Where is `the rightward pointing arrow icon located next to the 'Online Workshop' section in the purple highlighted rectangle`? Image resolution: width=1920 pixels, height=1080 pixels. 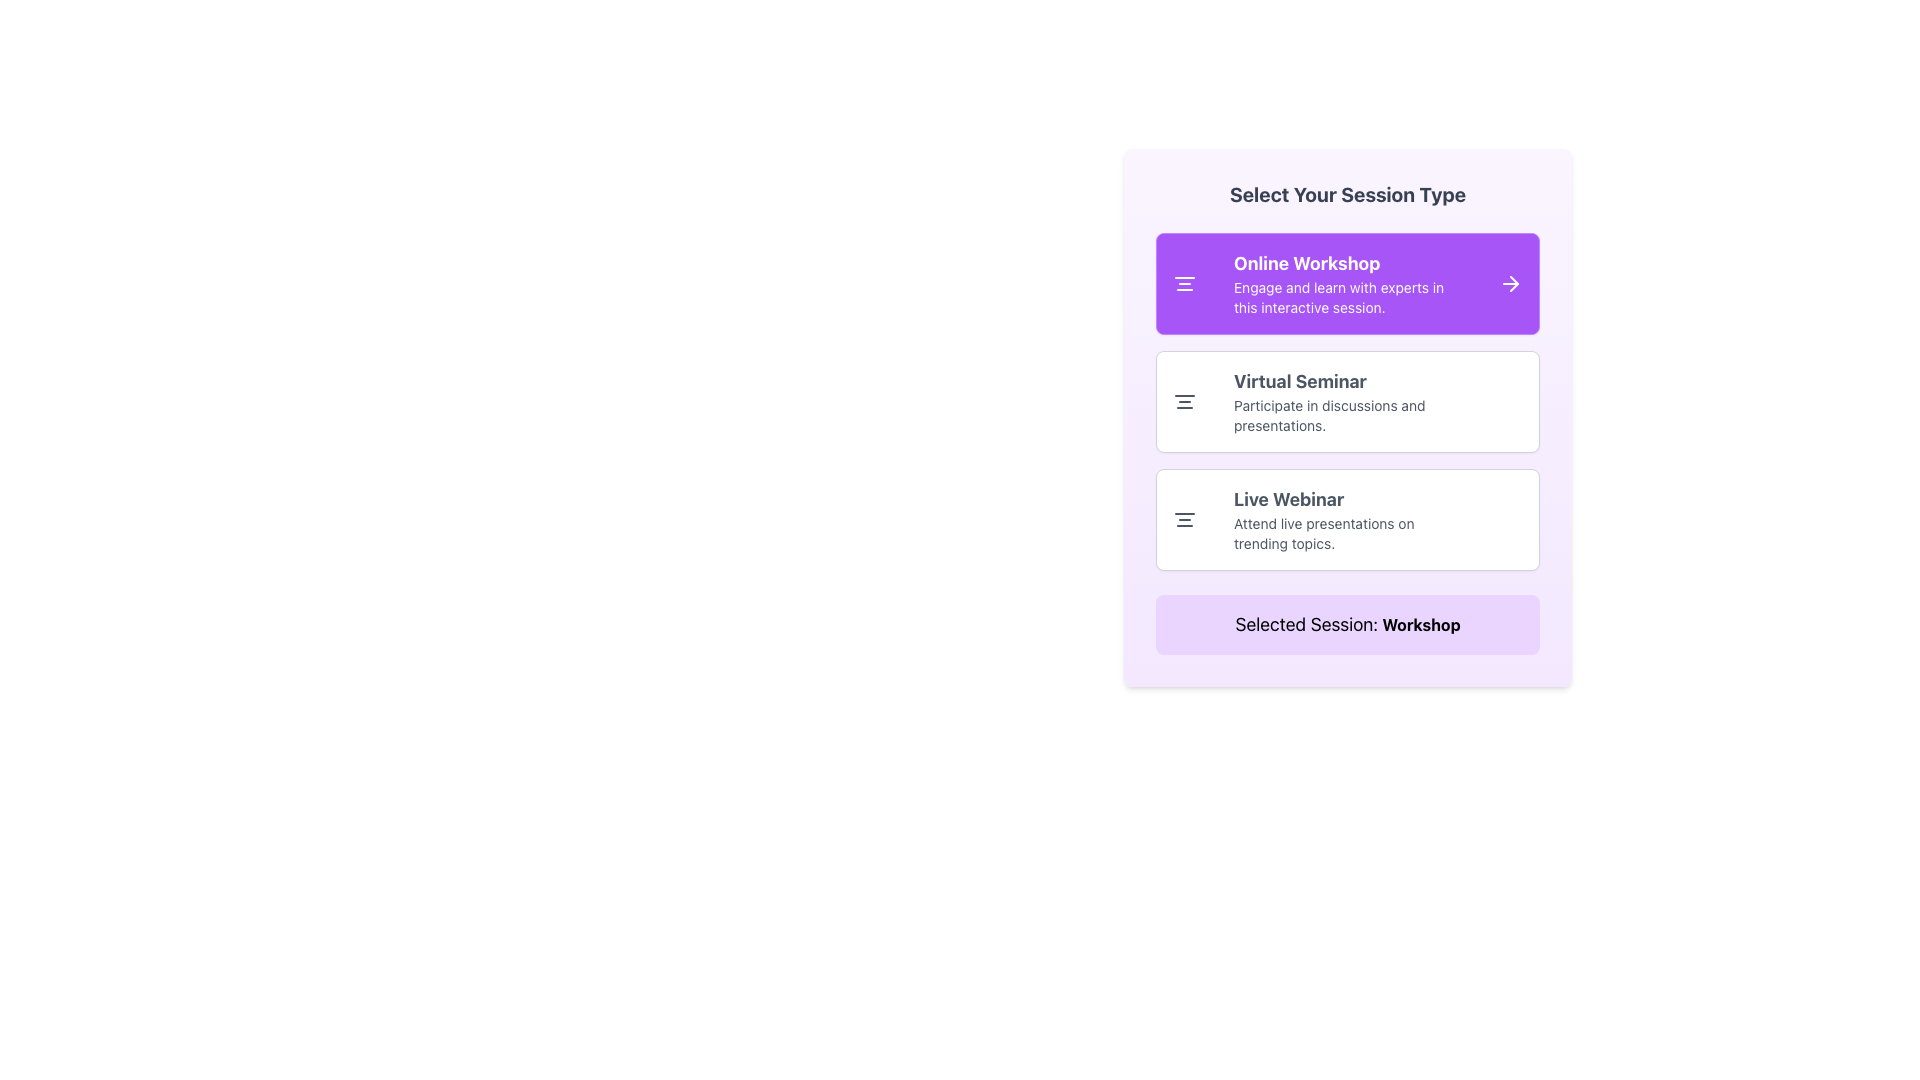 the rightward pointing arrow icon located next to the 'Online Workshop' section in the purple highlighted rectangle is located at coordinates (1514, 284).